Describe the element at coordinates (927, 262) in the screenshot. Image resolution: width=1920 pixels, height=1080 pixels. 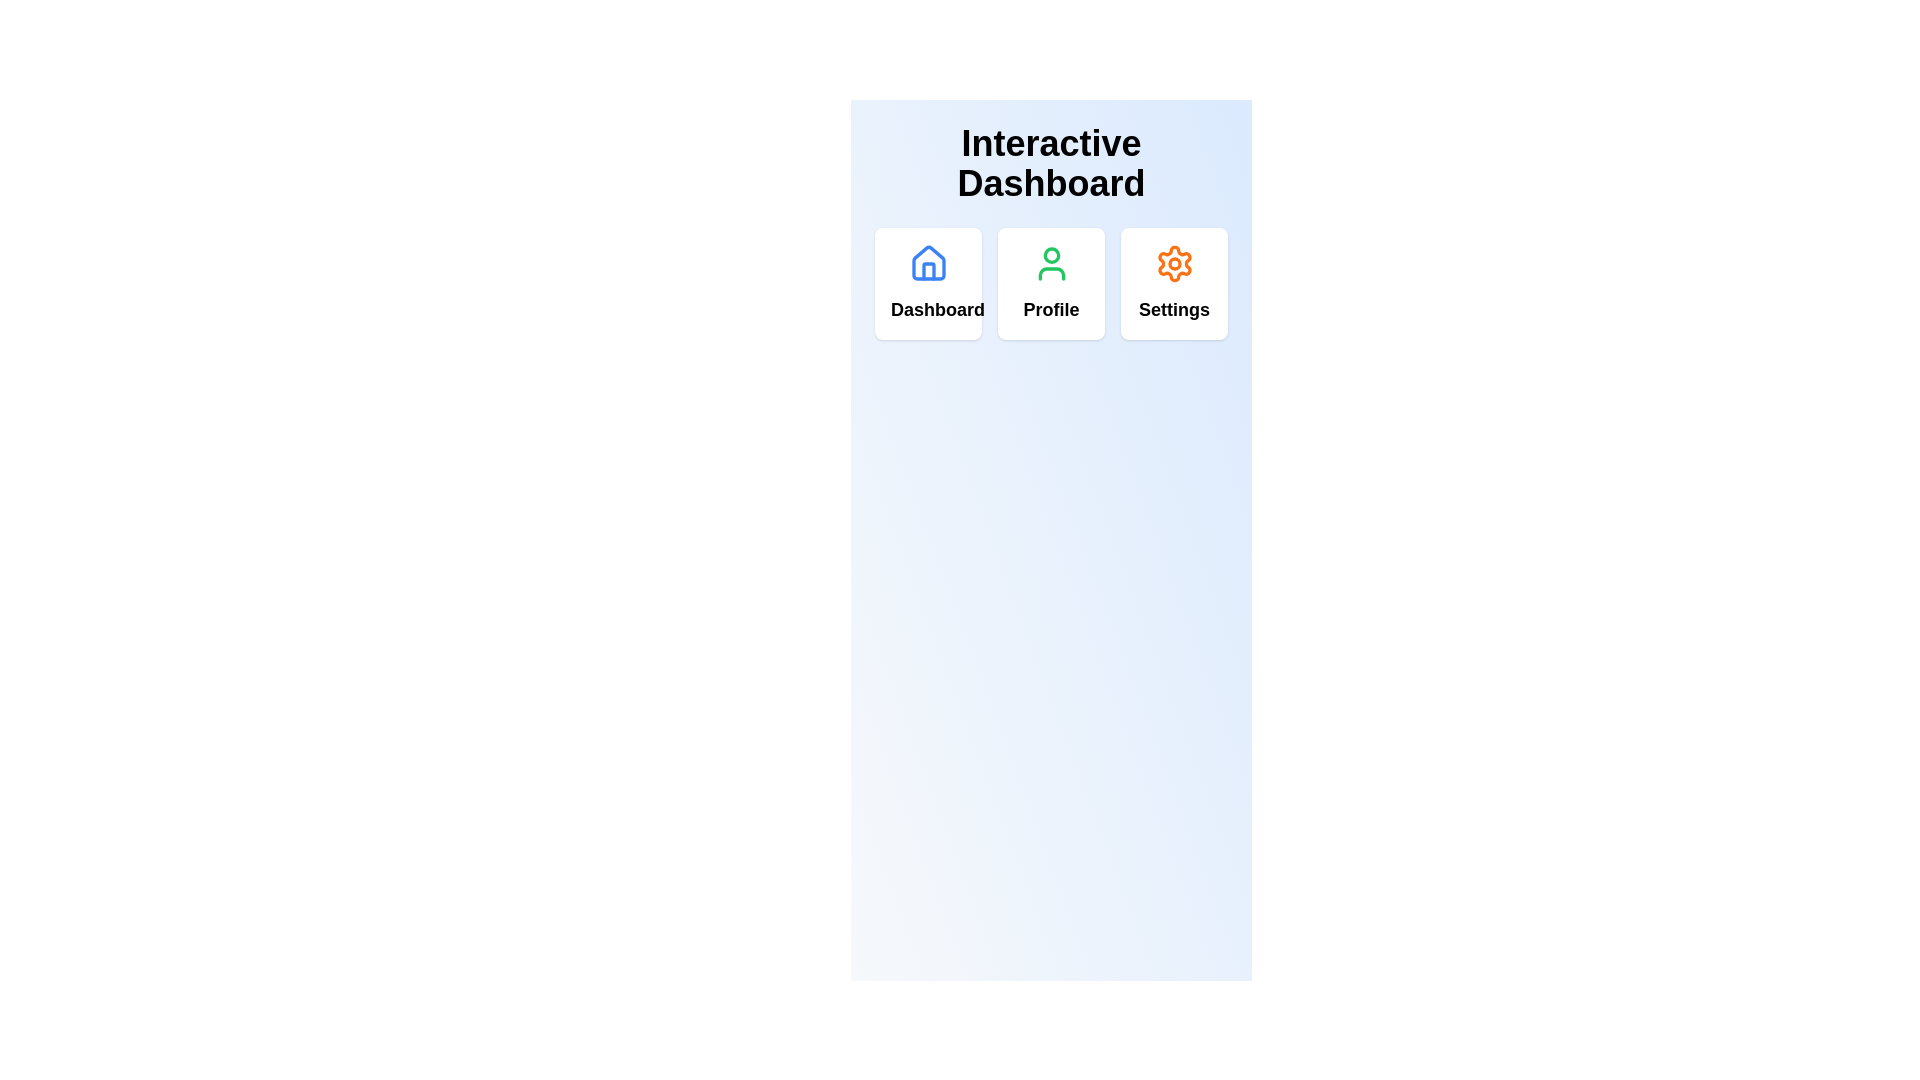
I see `the blue house icon located at the top center of the dashboard card` at that location.